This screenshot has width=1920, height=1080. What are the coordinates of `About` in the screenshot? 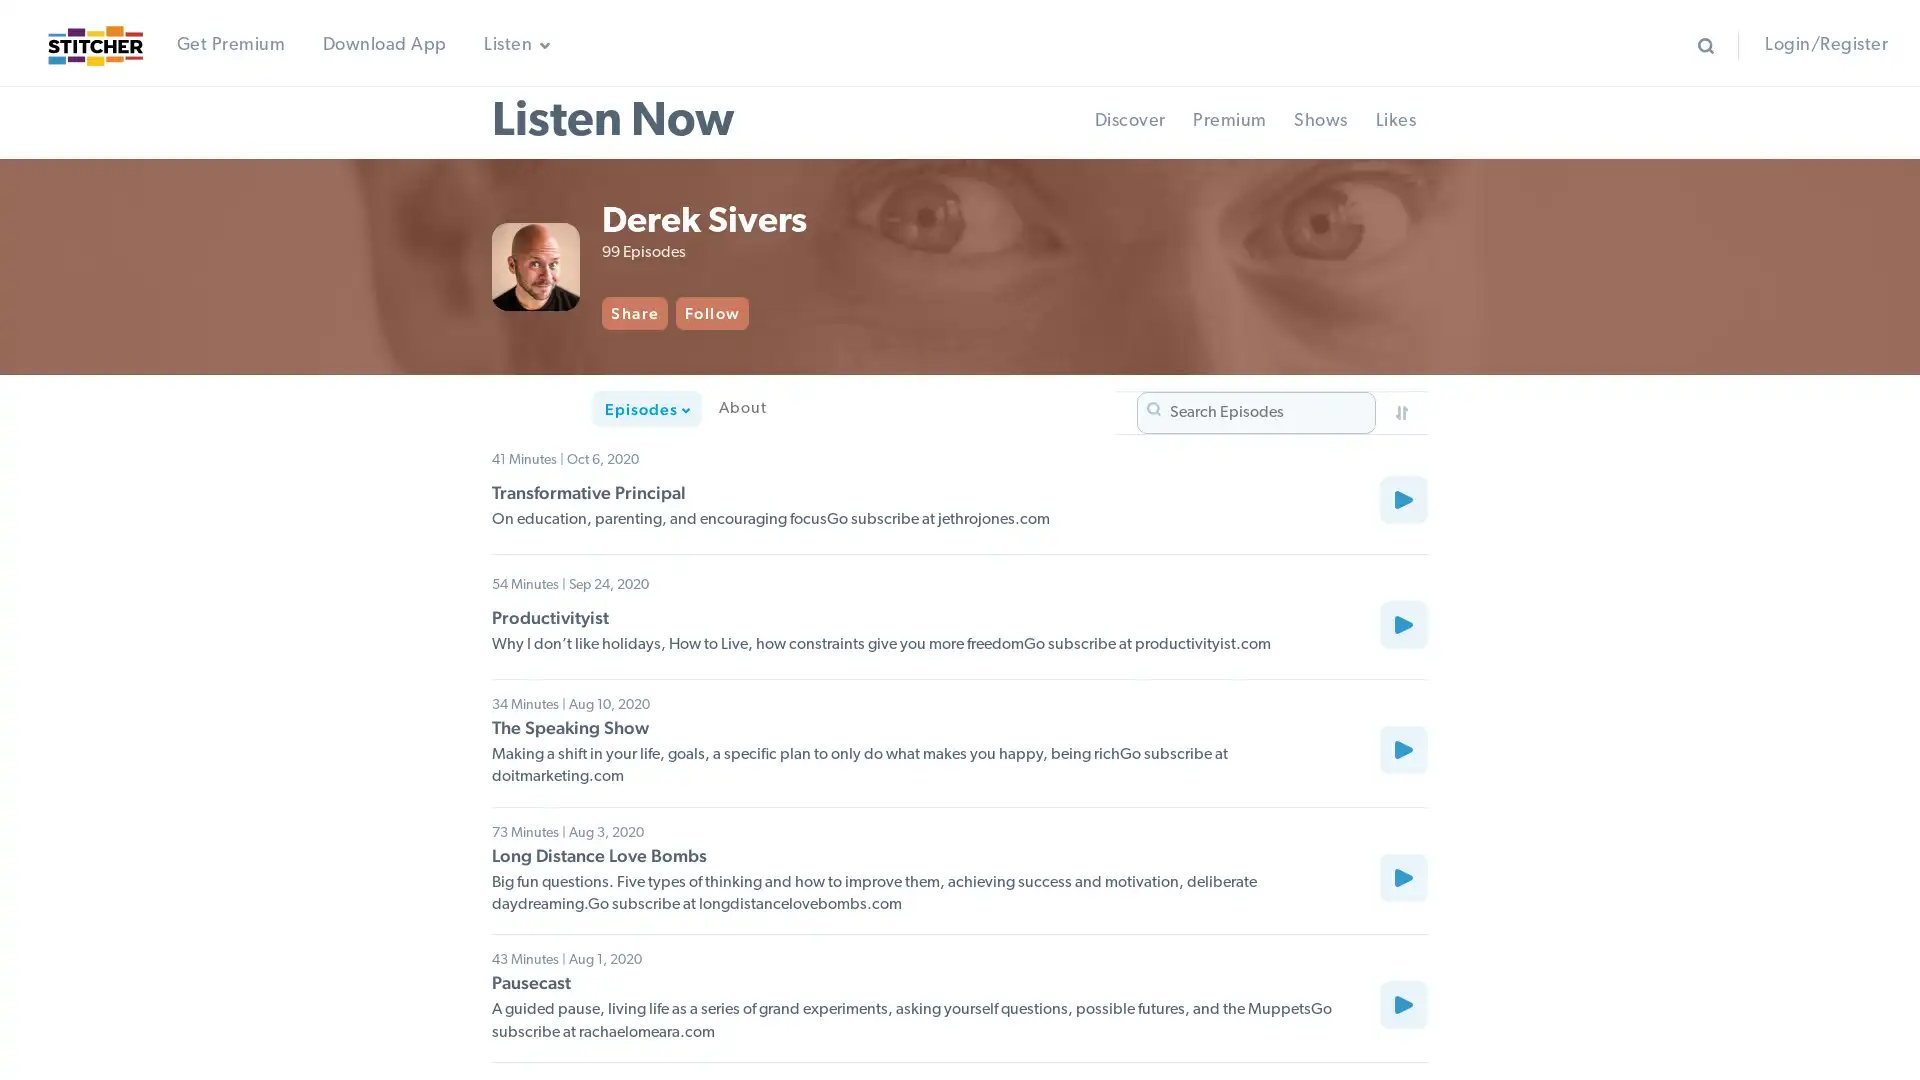 It's located at (642, 415).